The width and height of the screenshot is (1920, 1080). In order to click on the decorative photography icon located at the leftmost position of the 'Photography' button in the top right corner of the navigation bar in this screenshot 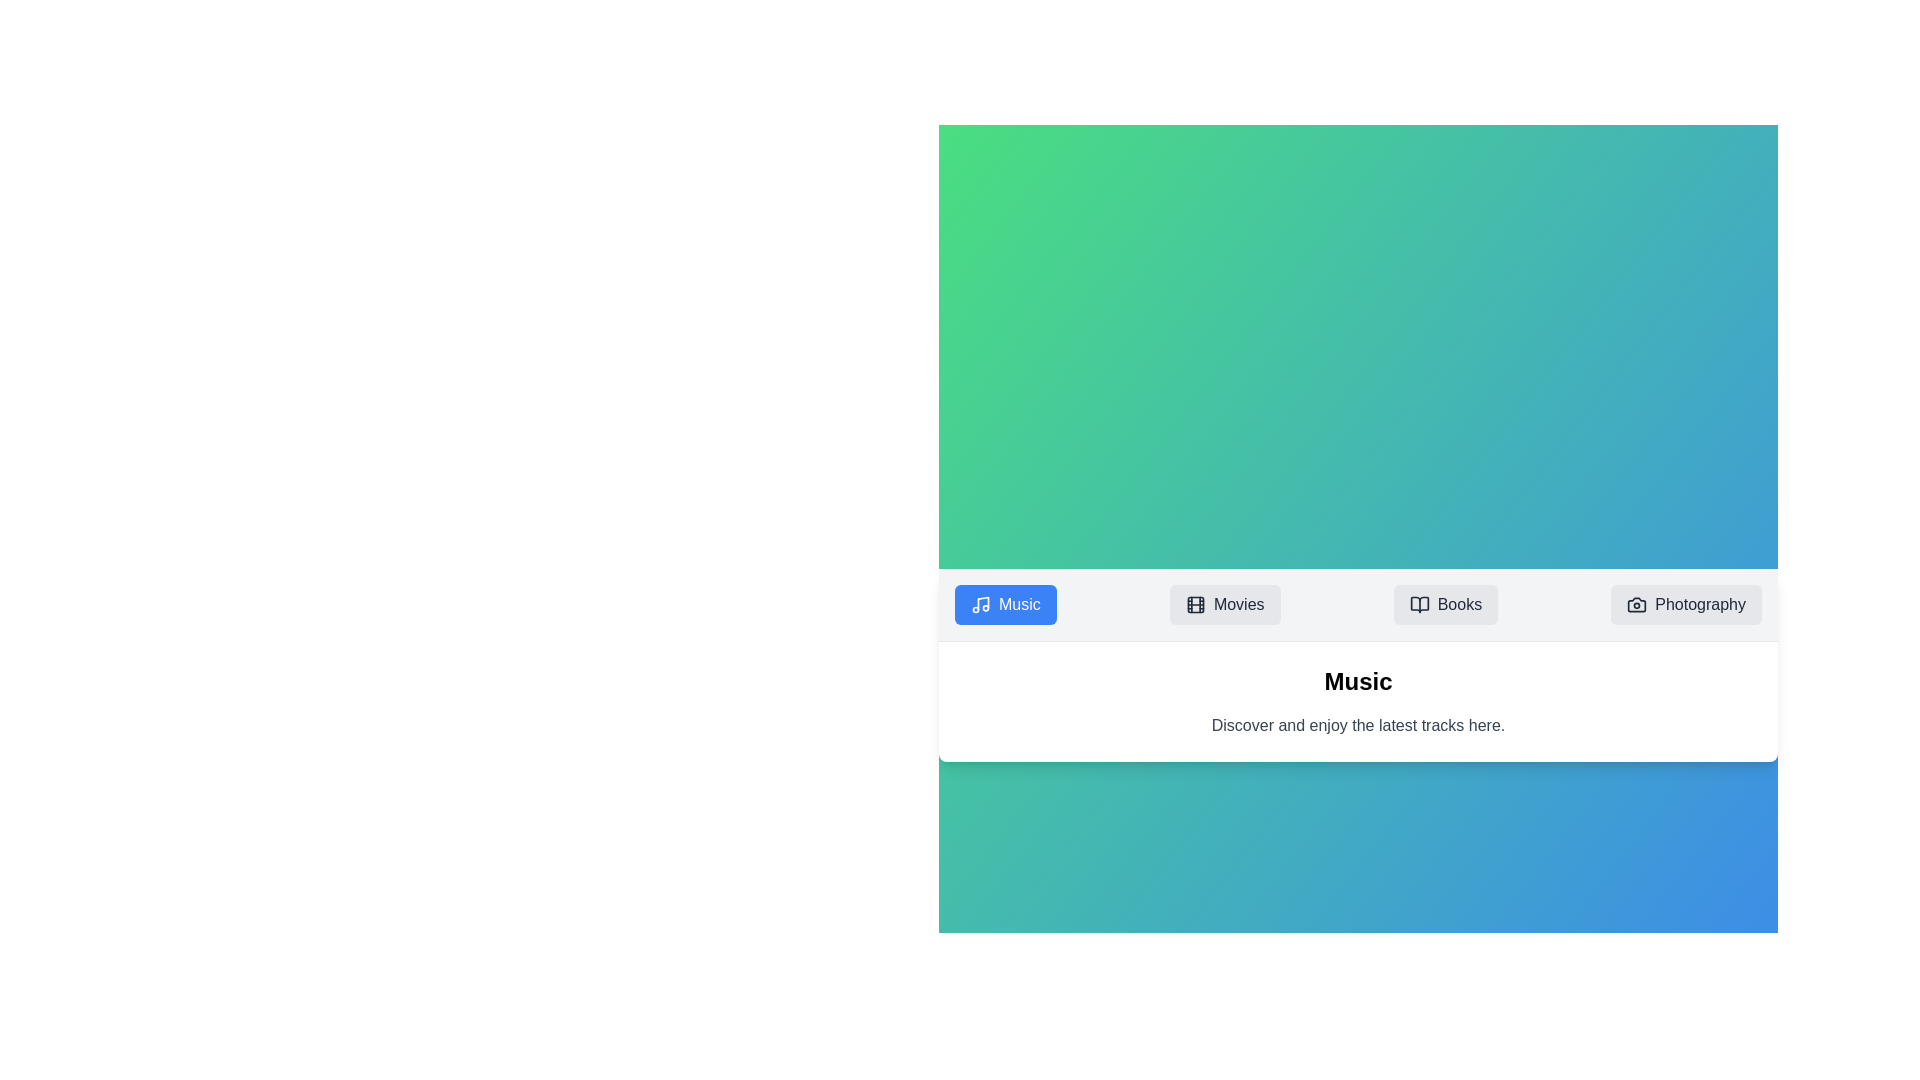, I will do `click(1637, 603)`.